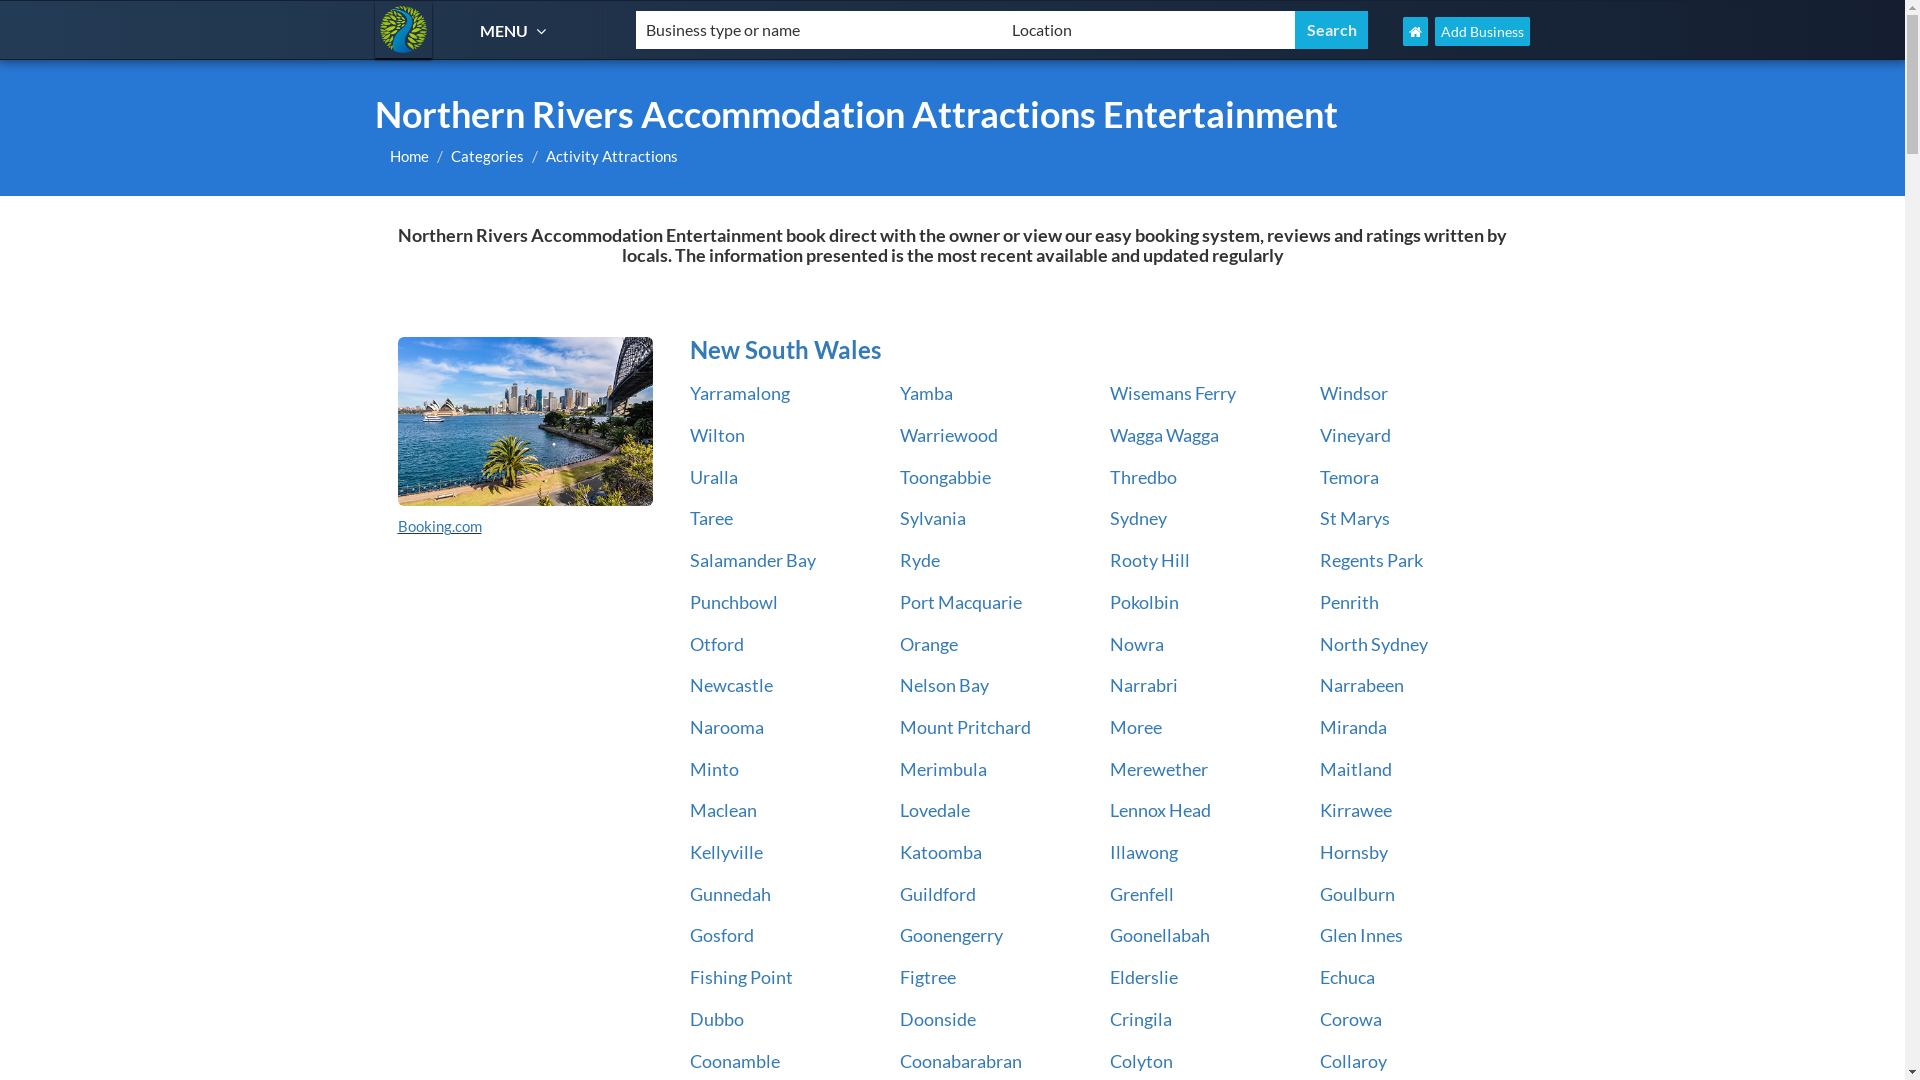 This screenshot has width=1920, height=1080. What do you see at coordinates (717, 434) in the screenshot?
I see `'Wilton'` at bounding box center [717, 434].